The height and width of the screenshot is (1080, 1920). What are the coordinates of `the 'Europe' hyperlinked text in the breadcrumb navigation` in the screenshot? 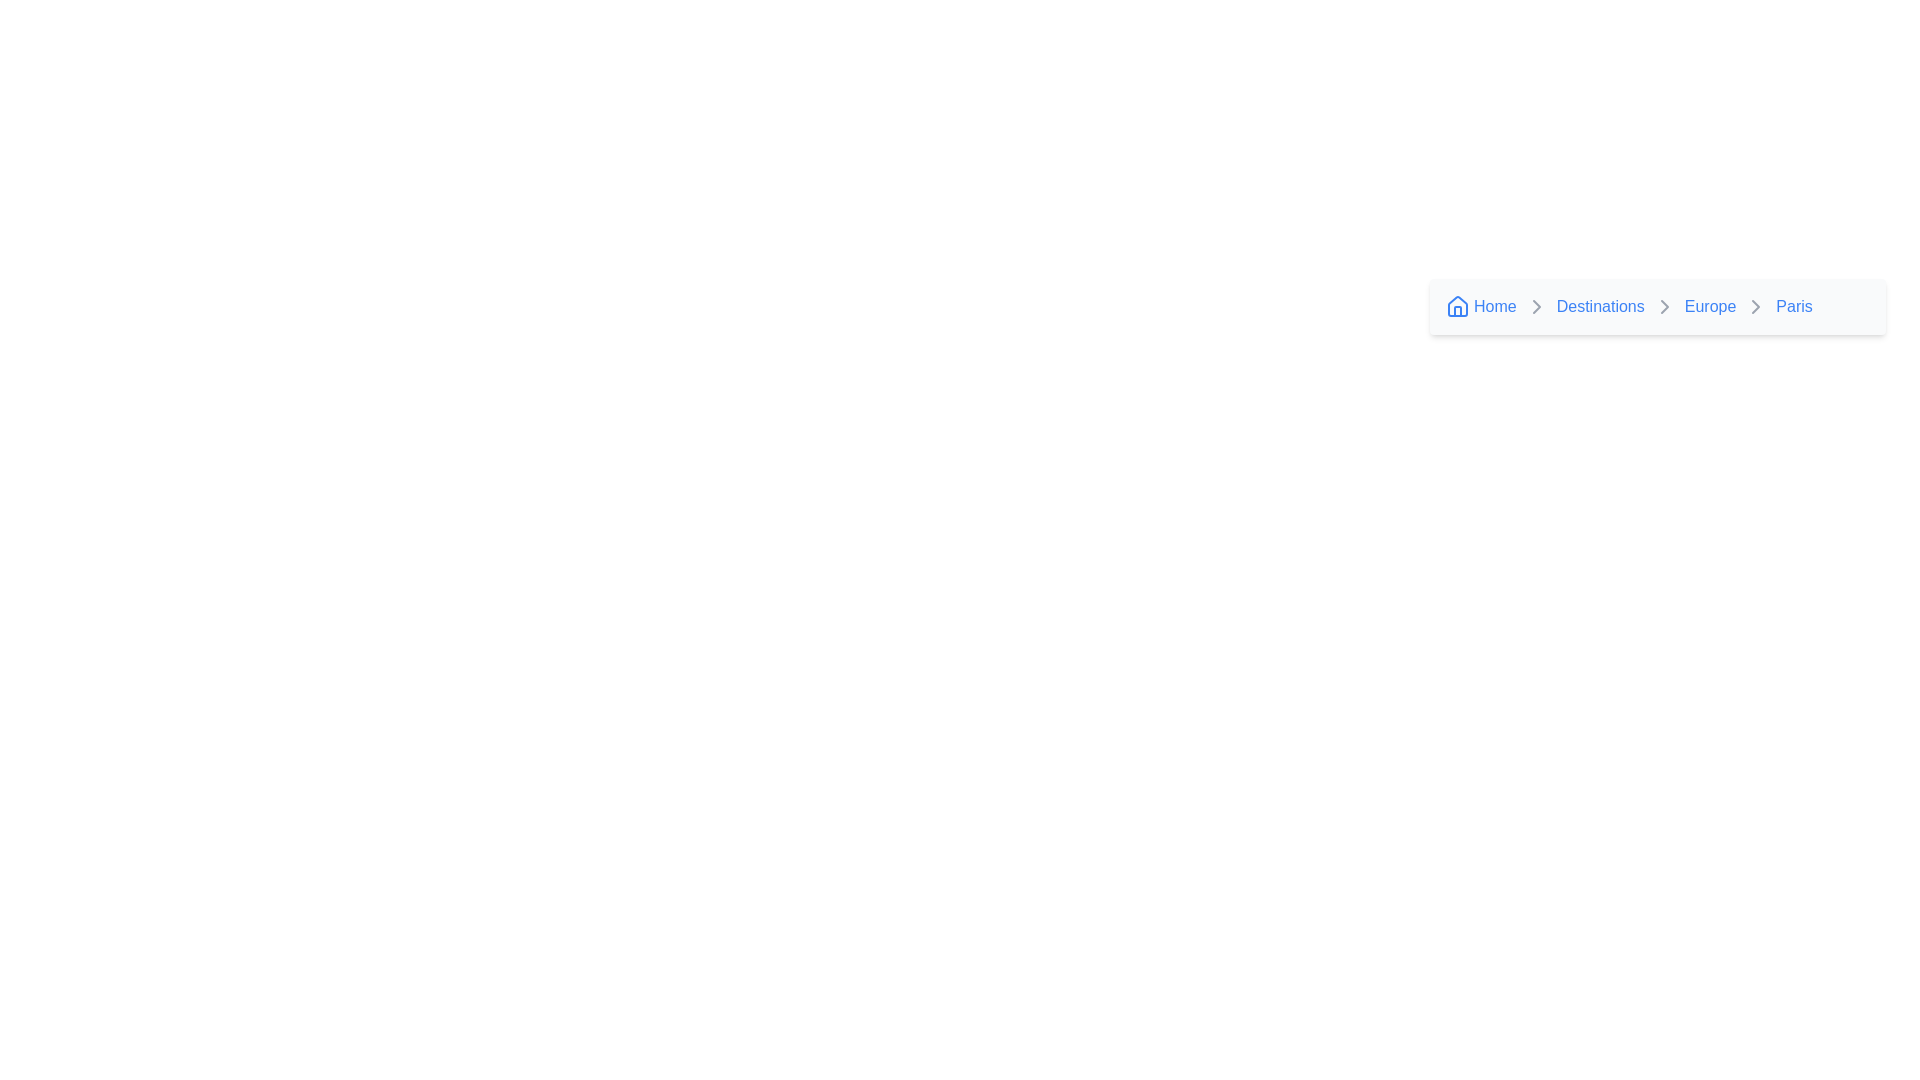 It's located at (1729, 307).